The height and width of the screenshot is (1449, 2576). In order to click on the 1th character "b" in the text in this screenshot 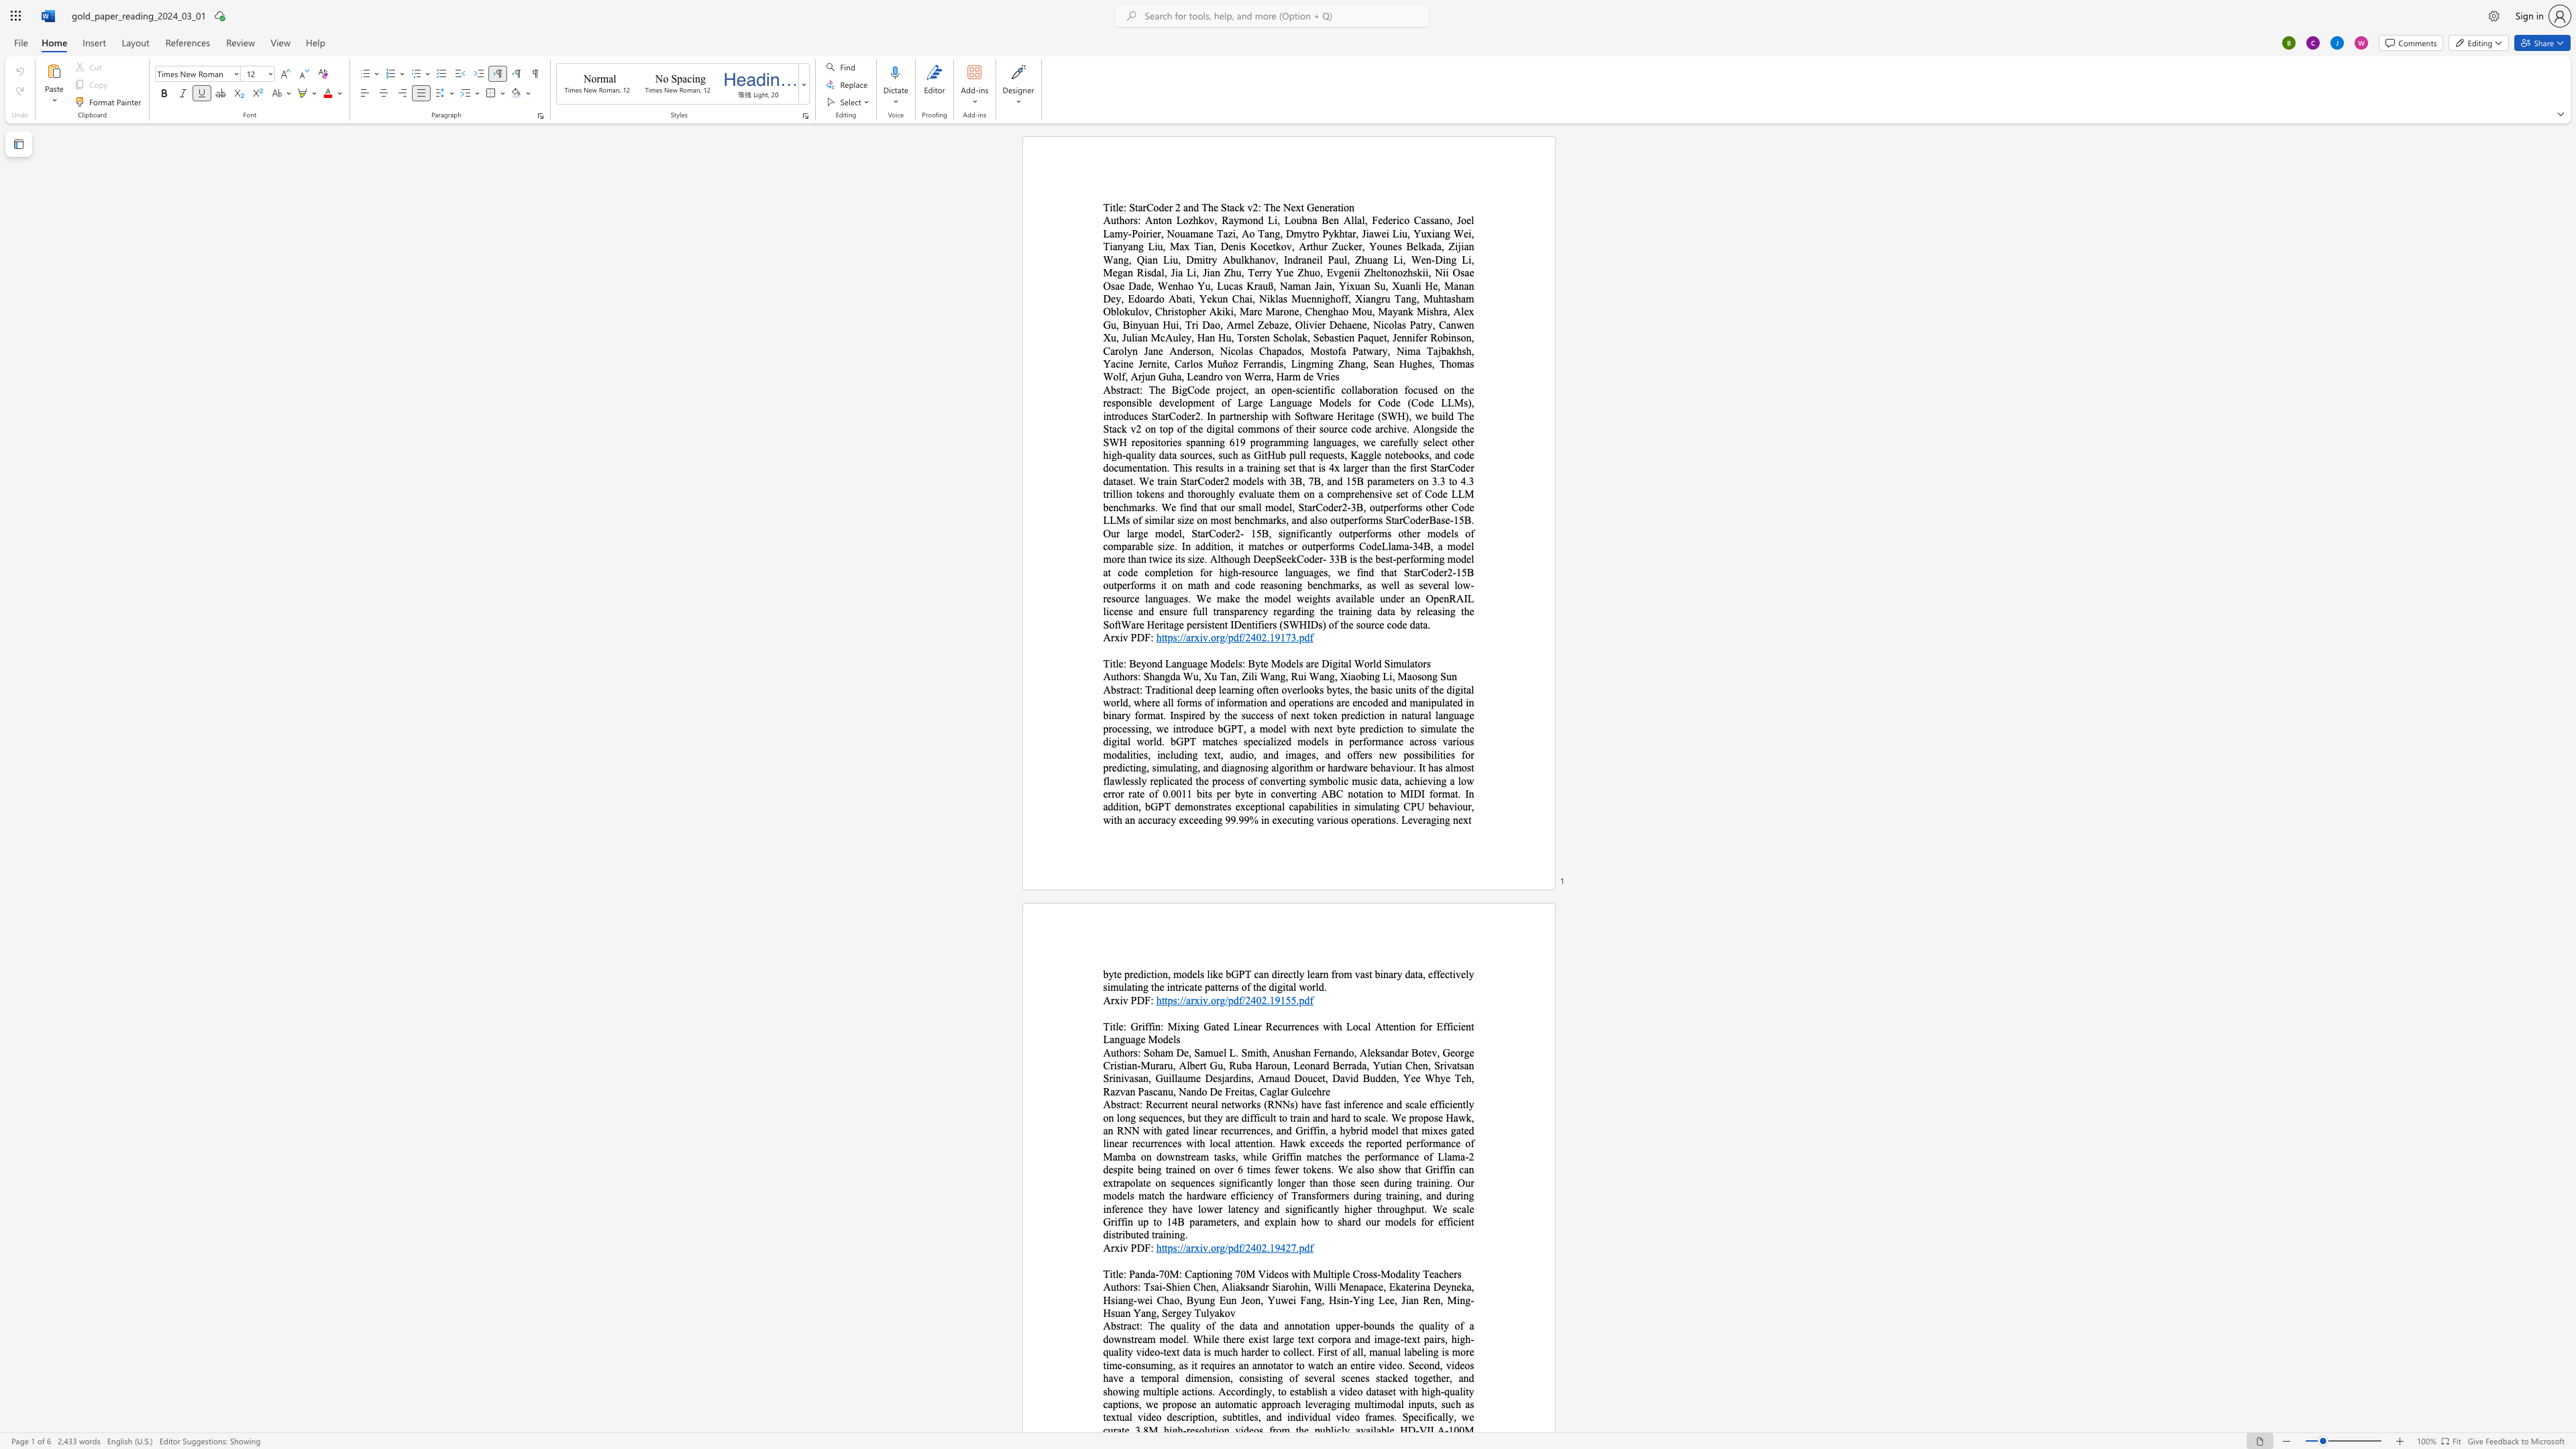, I will do `click(1362, 676)`.